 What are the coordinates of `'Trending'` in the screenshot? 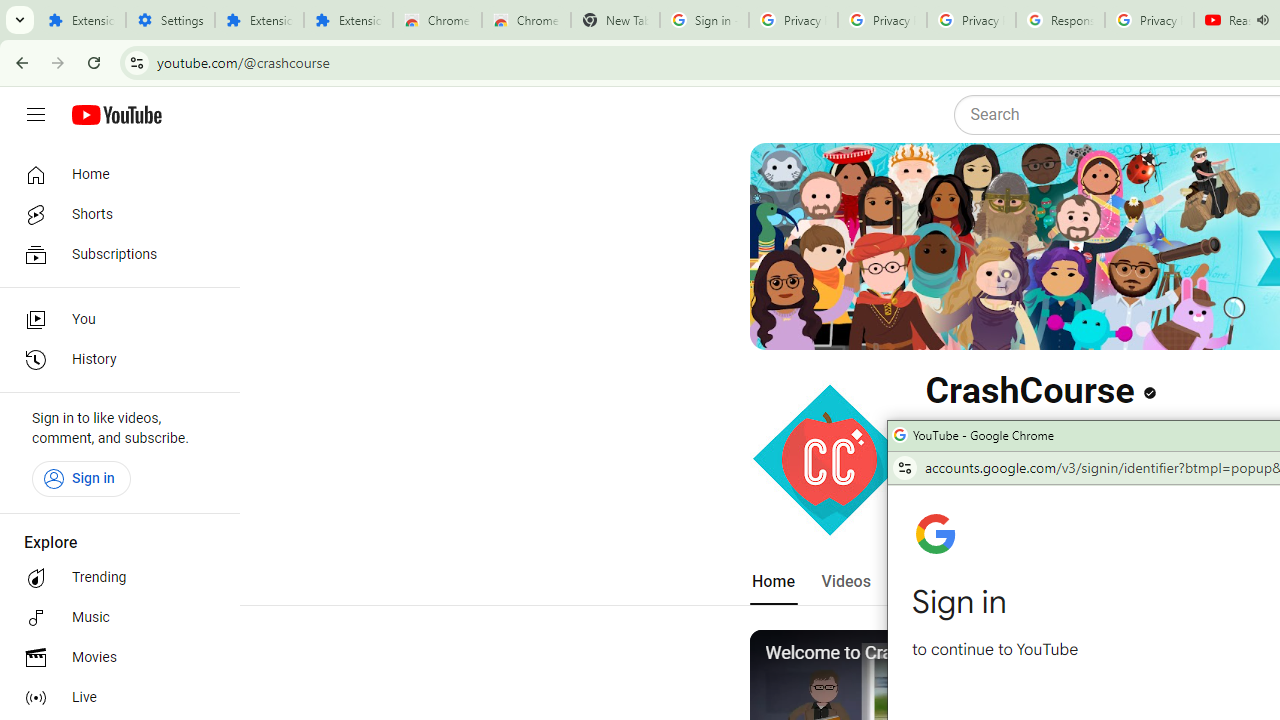 It's located at (112, 578).